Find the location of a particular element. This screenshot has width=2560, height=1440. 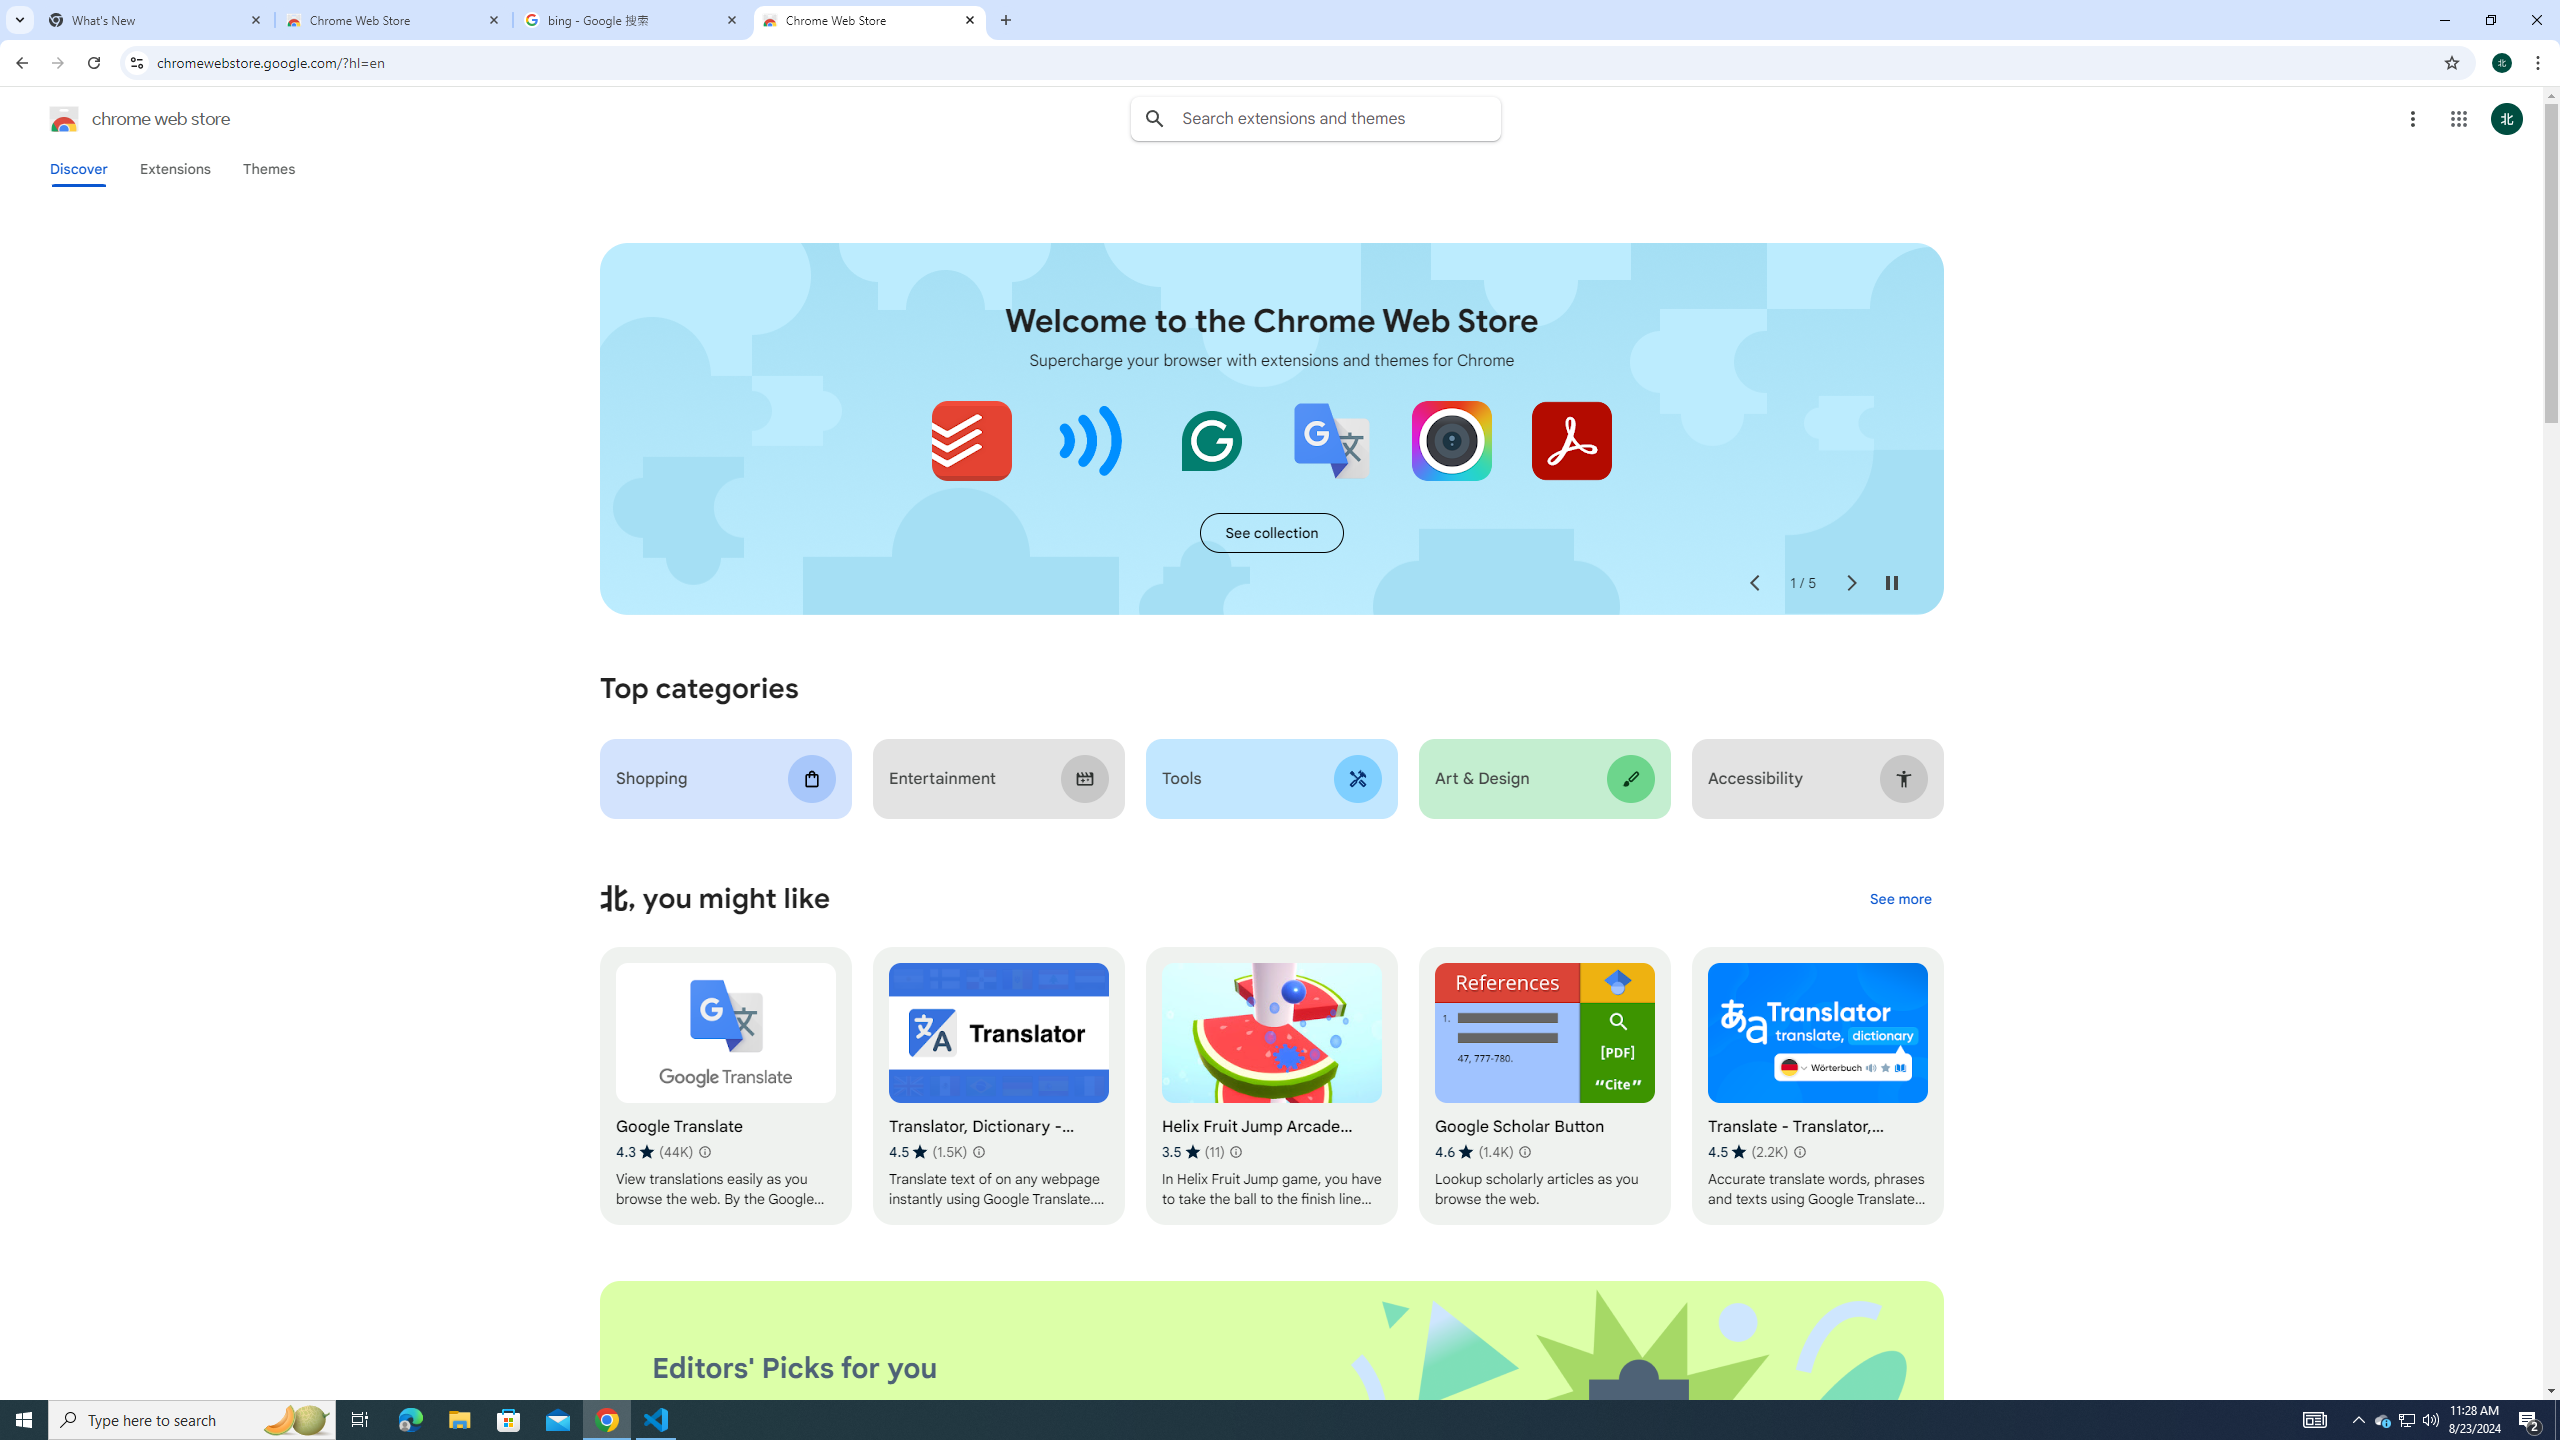

'Extensions' is located at coordinates (175, 168).